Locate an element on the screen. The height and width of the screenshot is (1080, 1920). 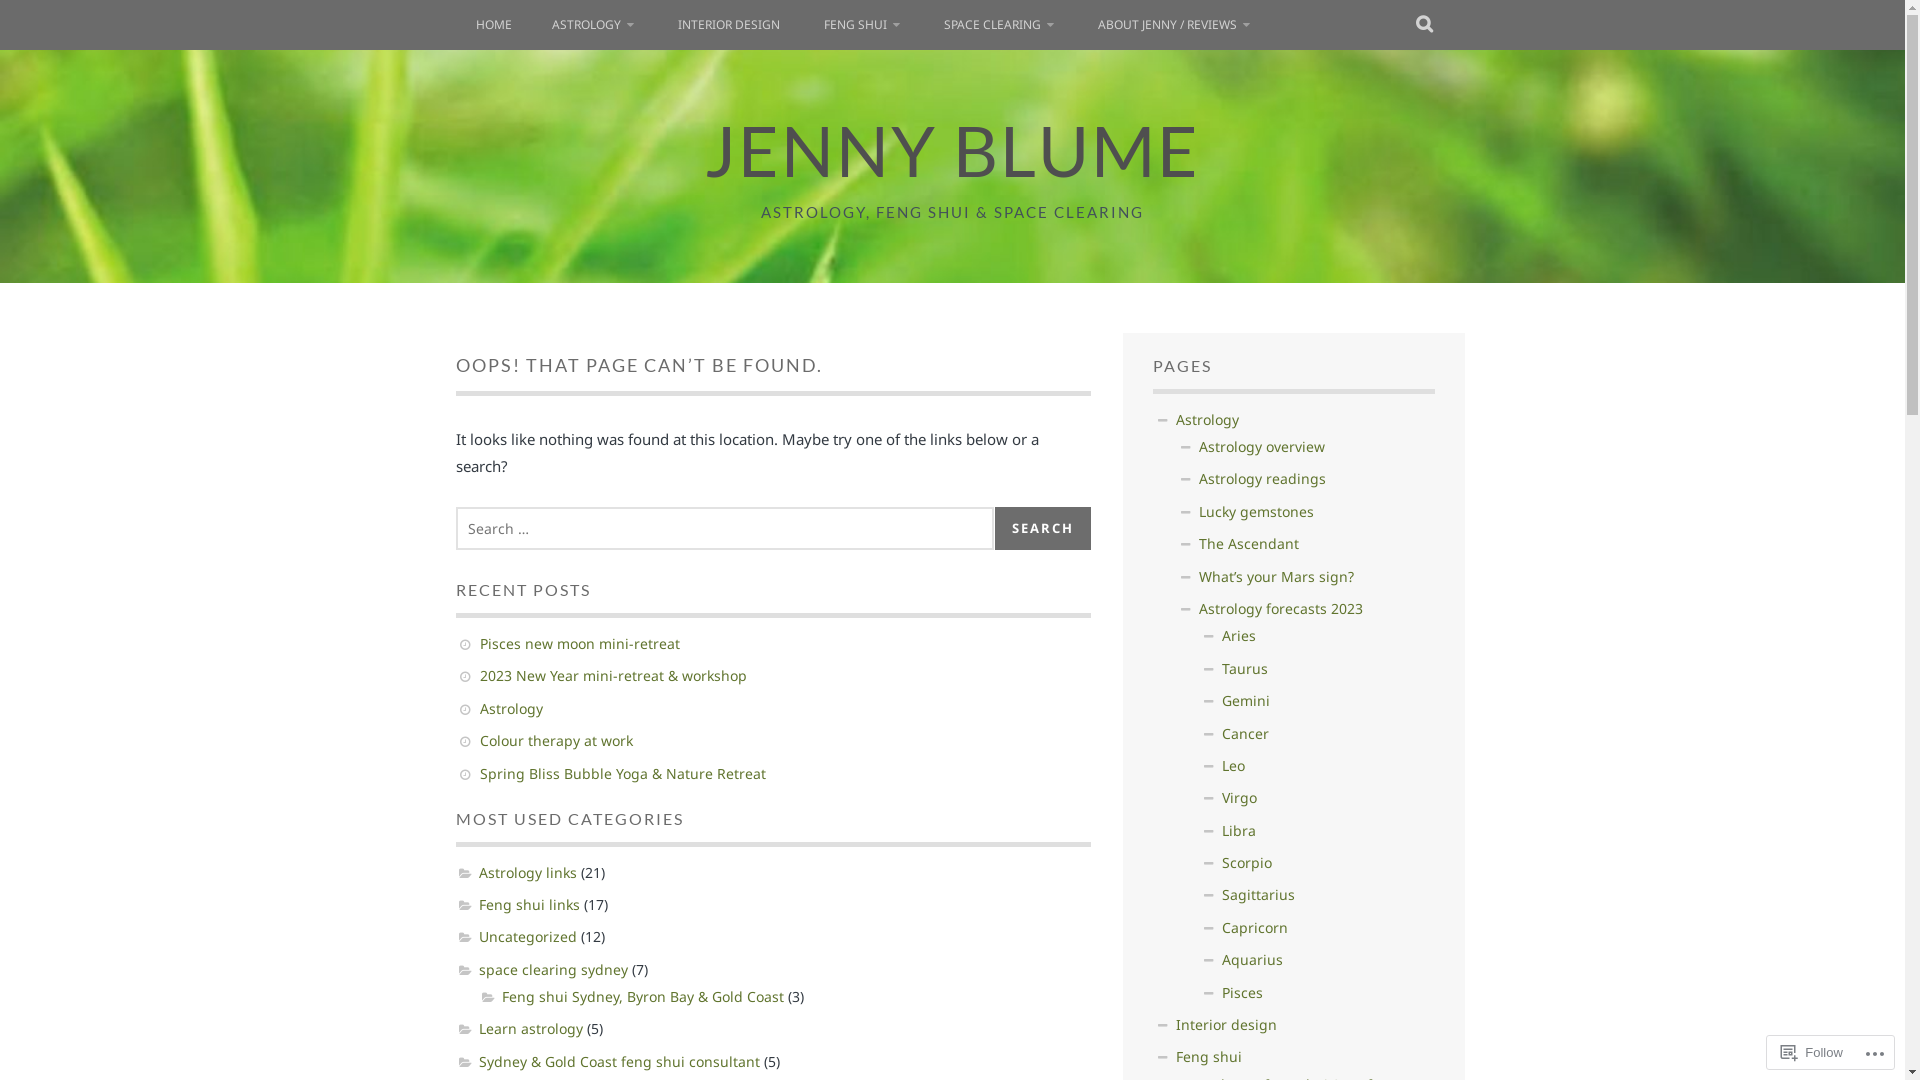
'Pisces new moon mini-retreat' is located at coordinates (579, 643).